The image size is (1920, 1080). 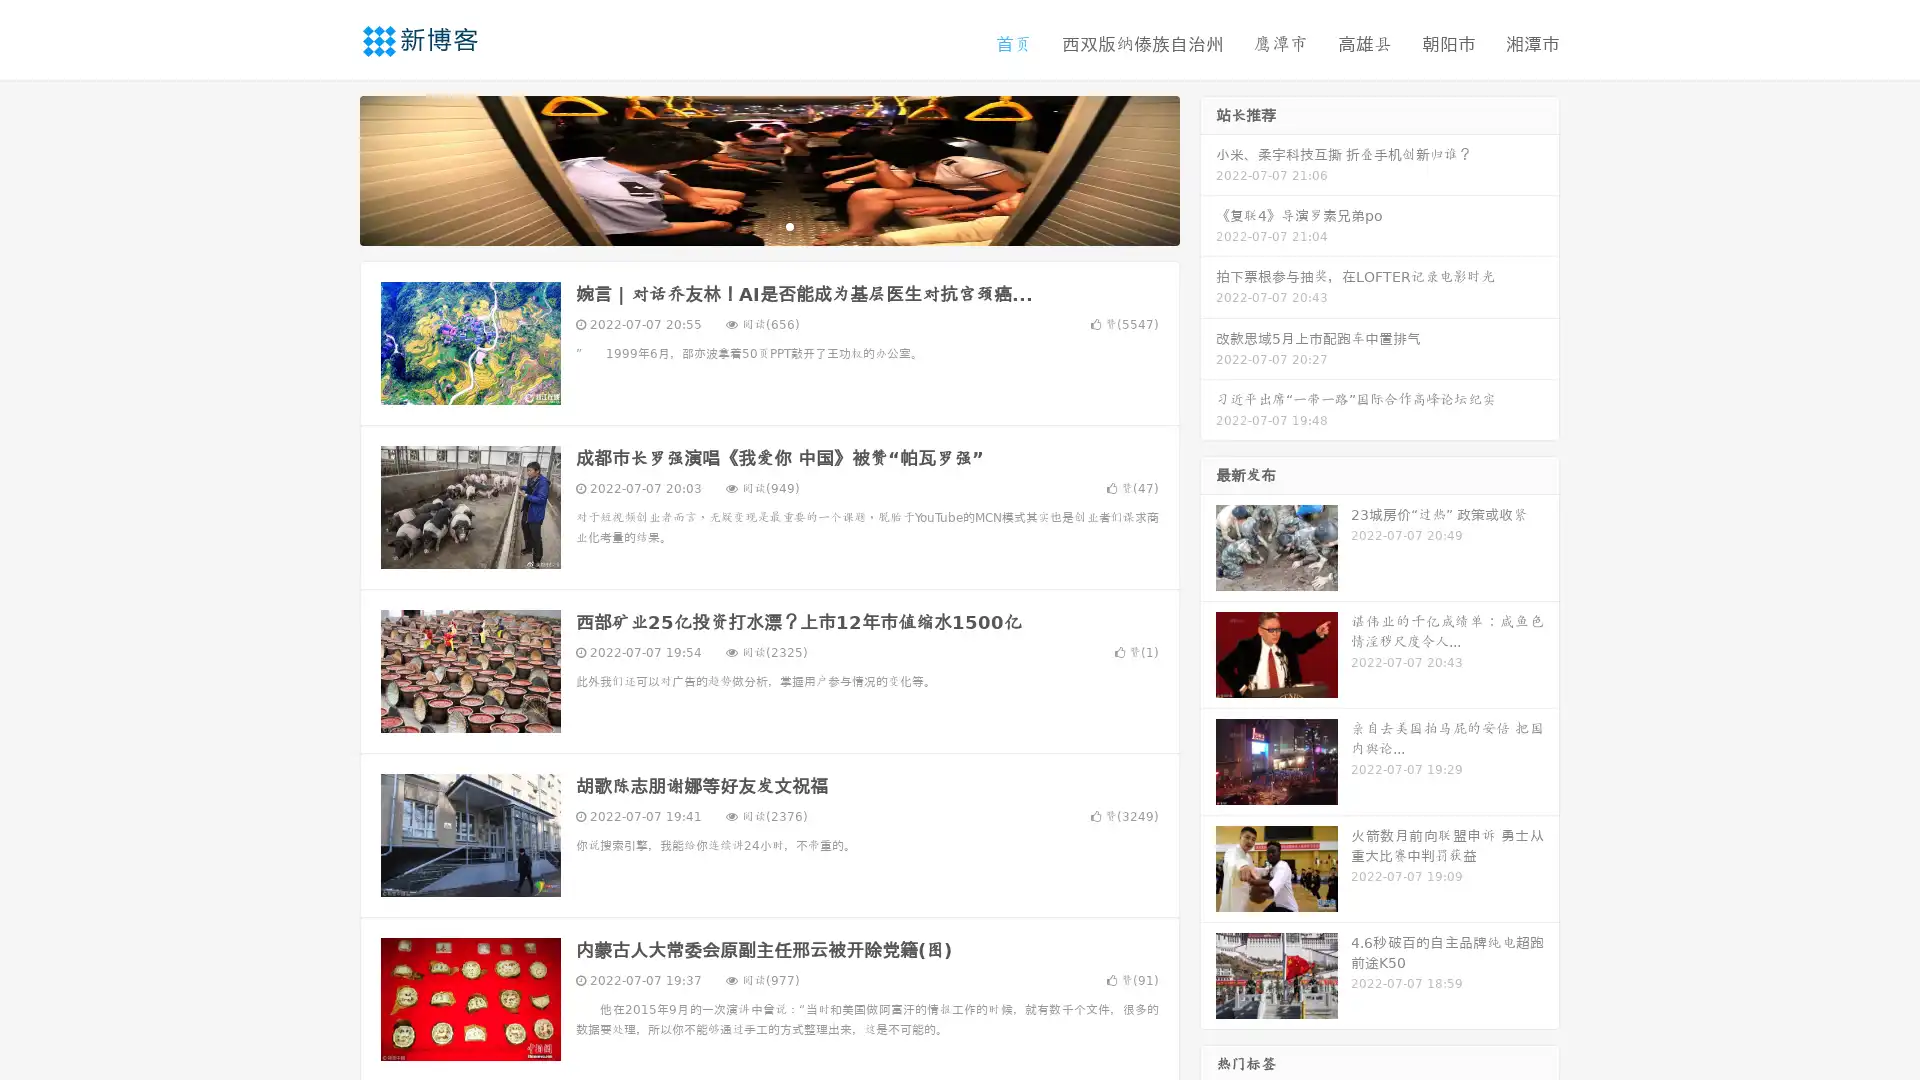 What do you see at coordinates (1208, 168) in the screenshot?
I see `Next slide` at bounding box center [1208, 168].